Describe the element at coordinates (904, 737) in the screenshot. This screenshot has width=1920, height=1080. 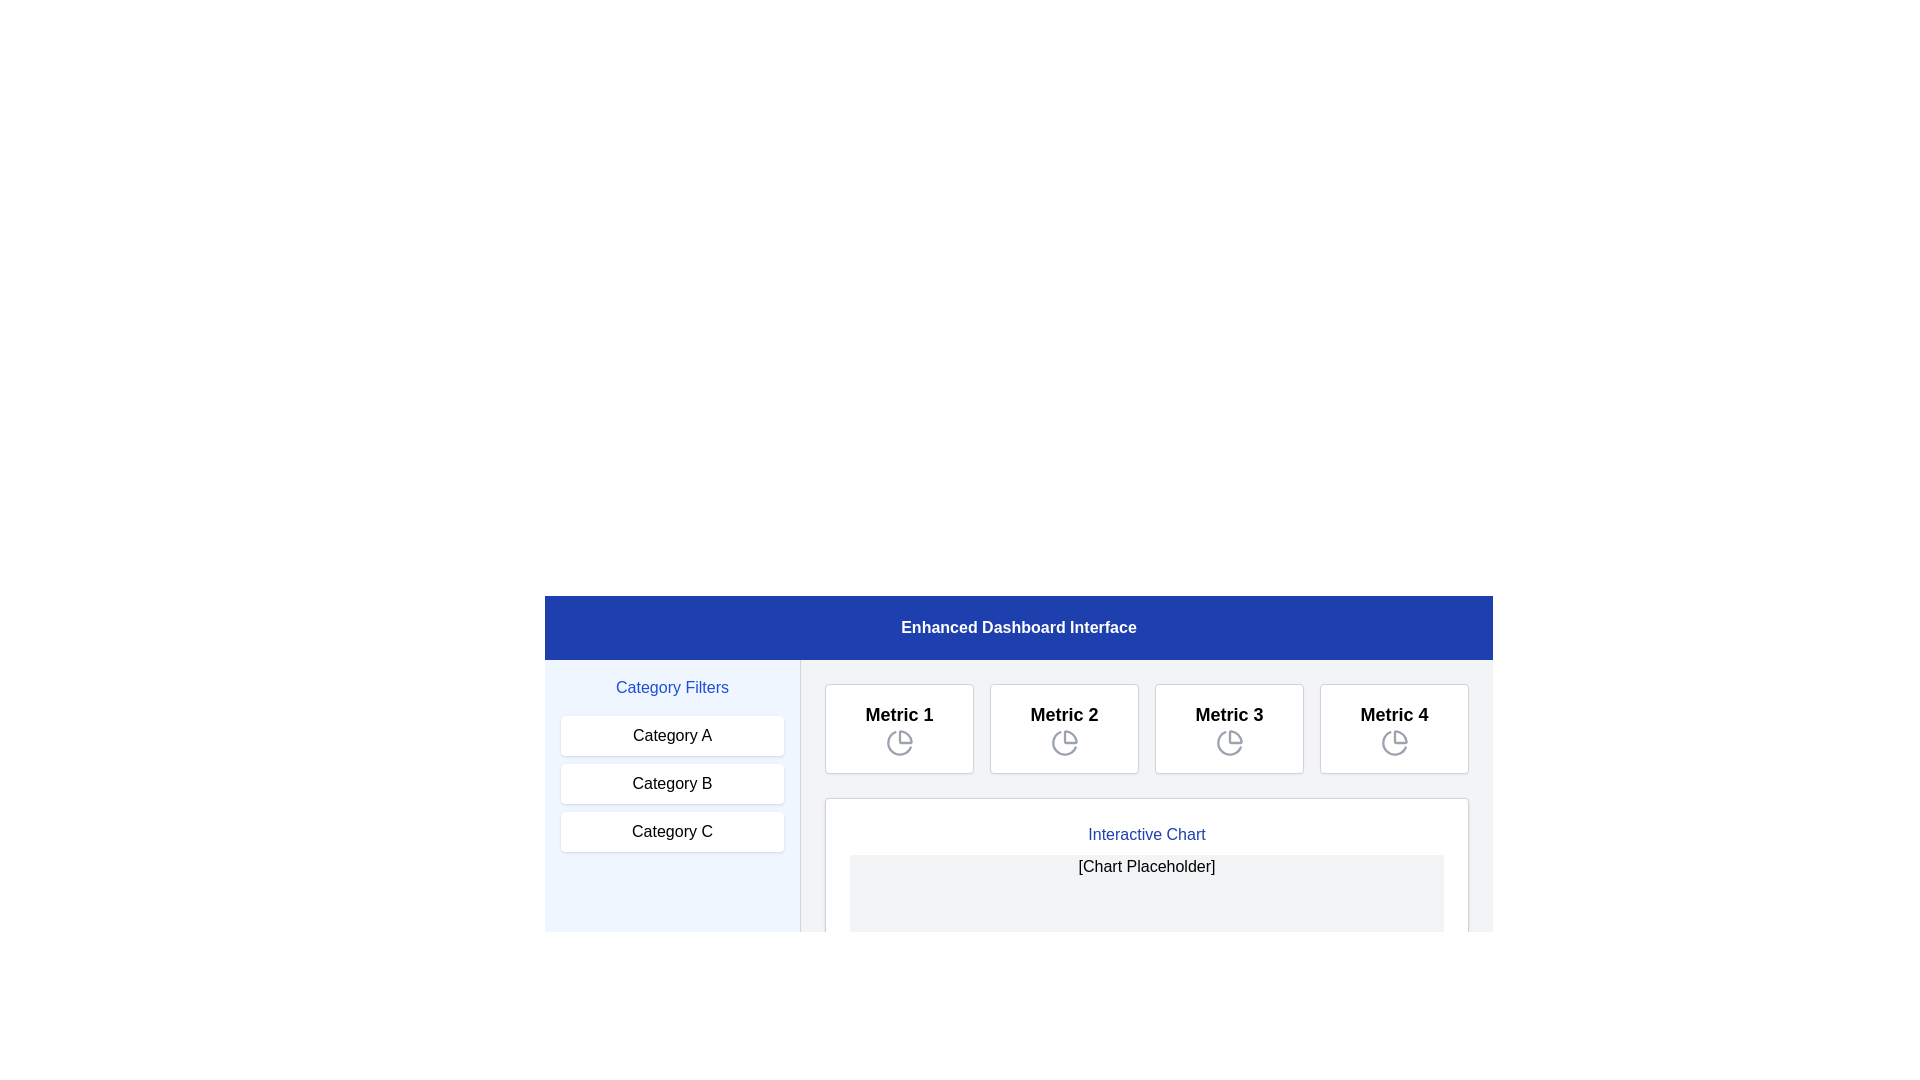
I see `the SVG icon representing a portion of the pie chart located in the 'Metric 1' box` at that location.